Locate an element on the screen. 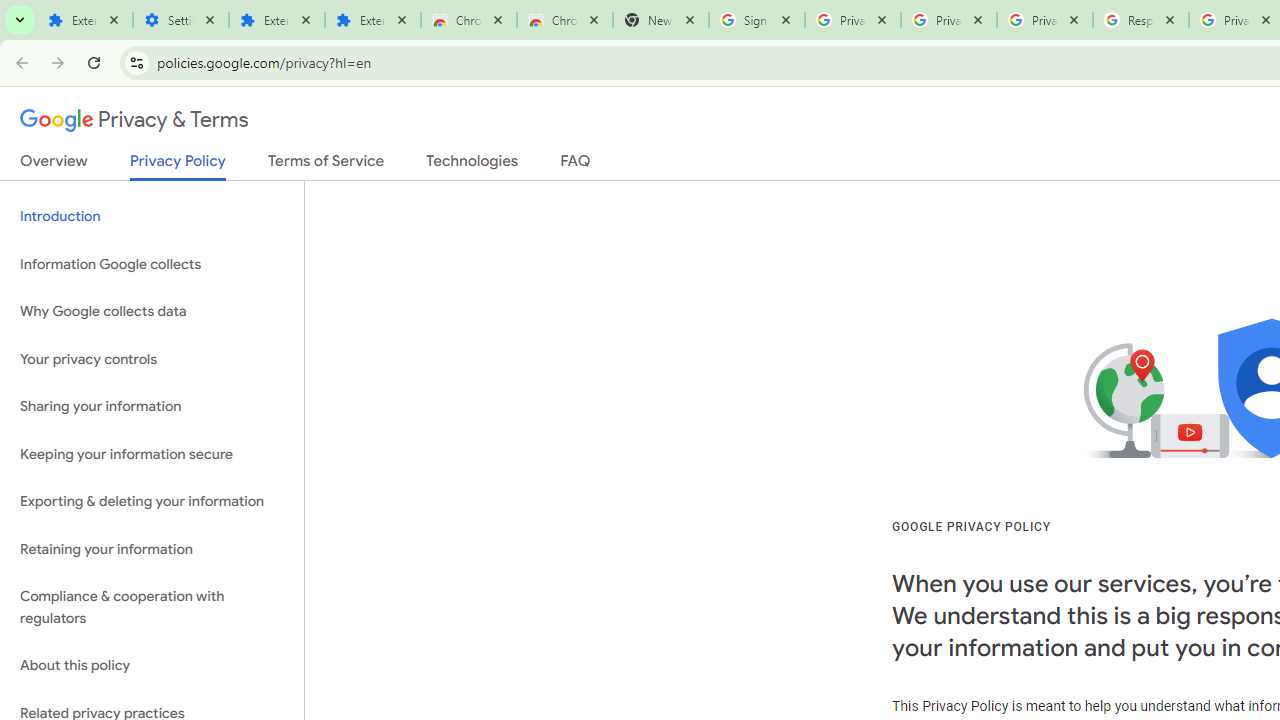  'New Tab' is located at coordinates (661, 20).